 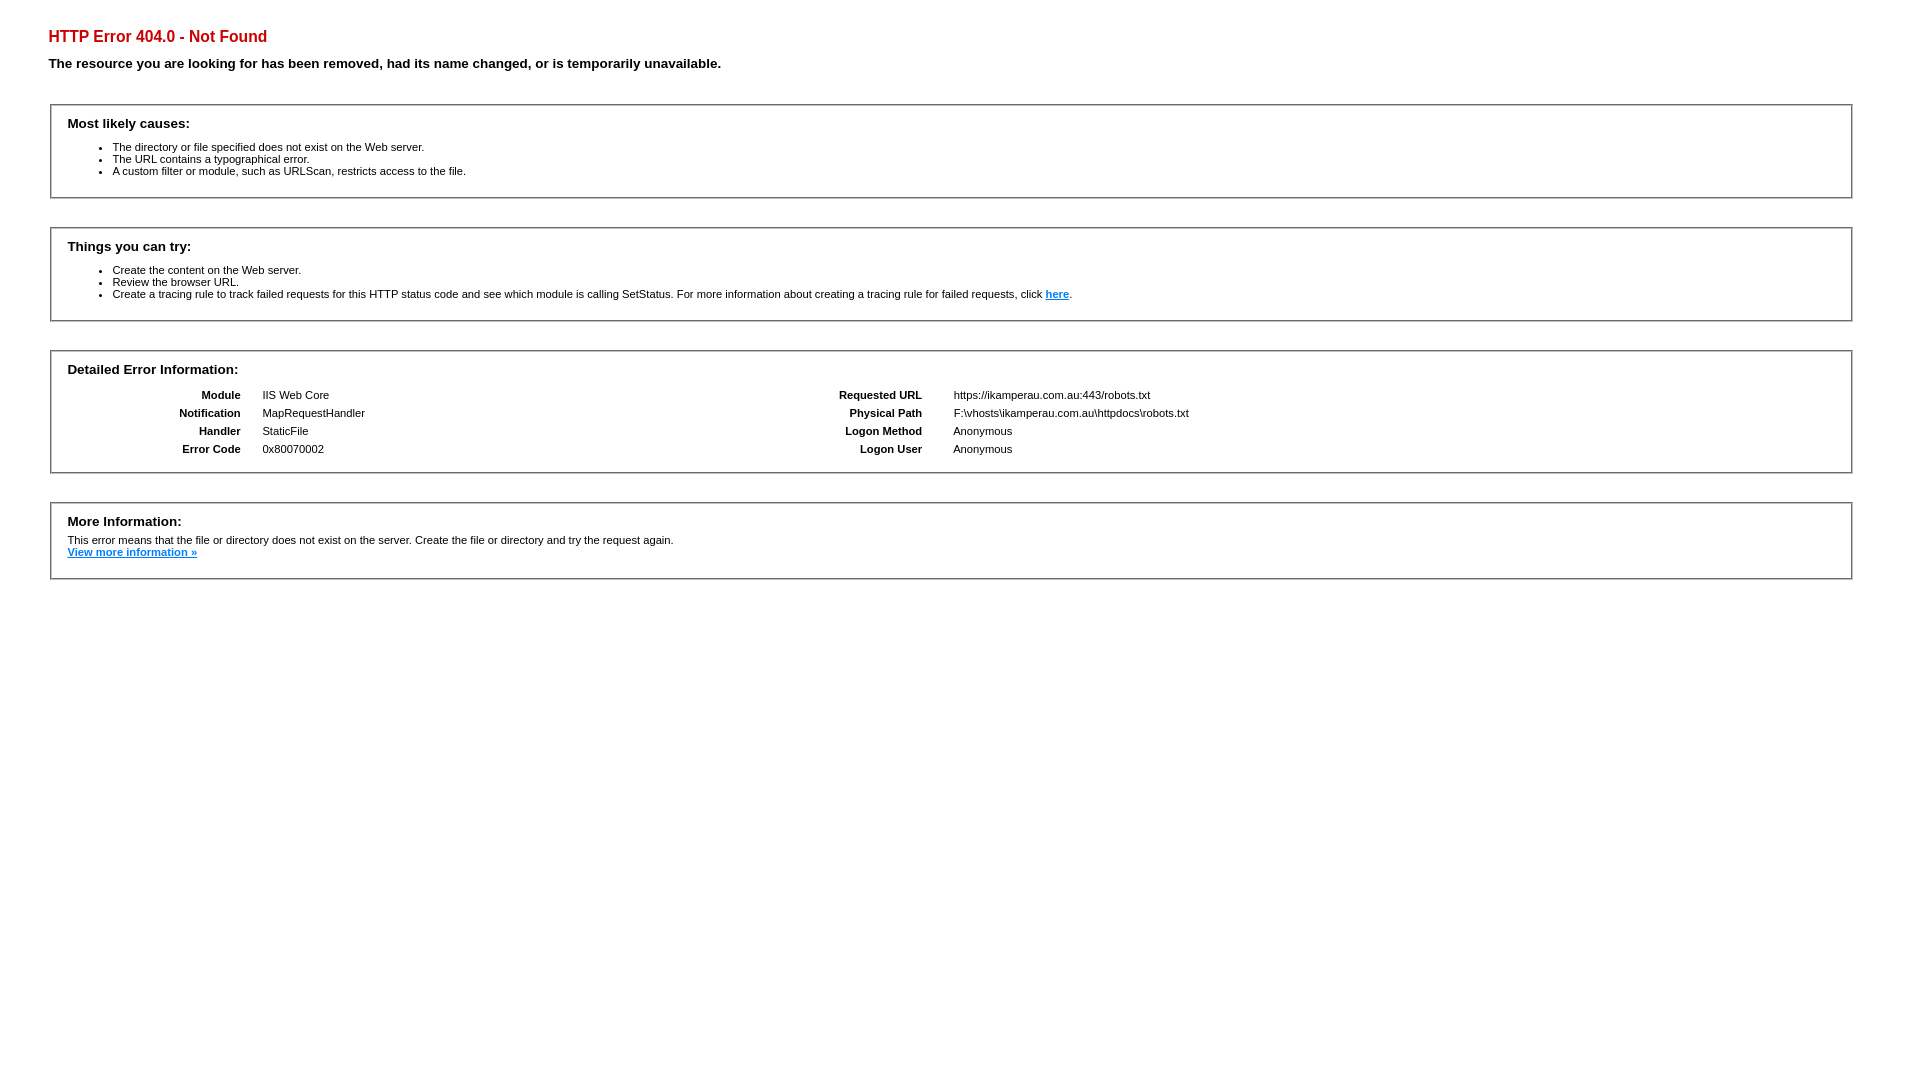 I want to click on 'here', so click(x=1056, y=293).